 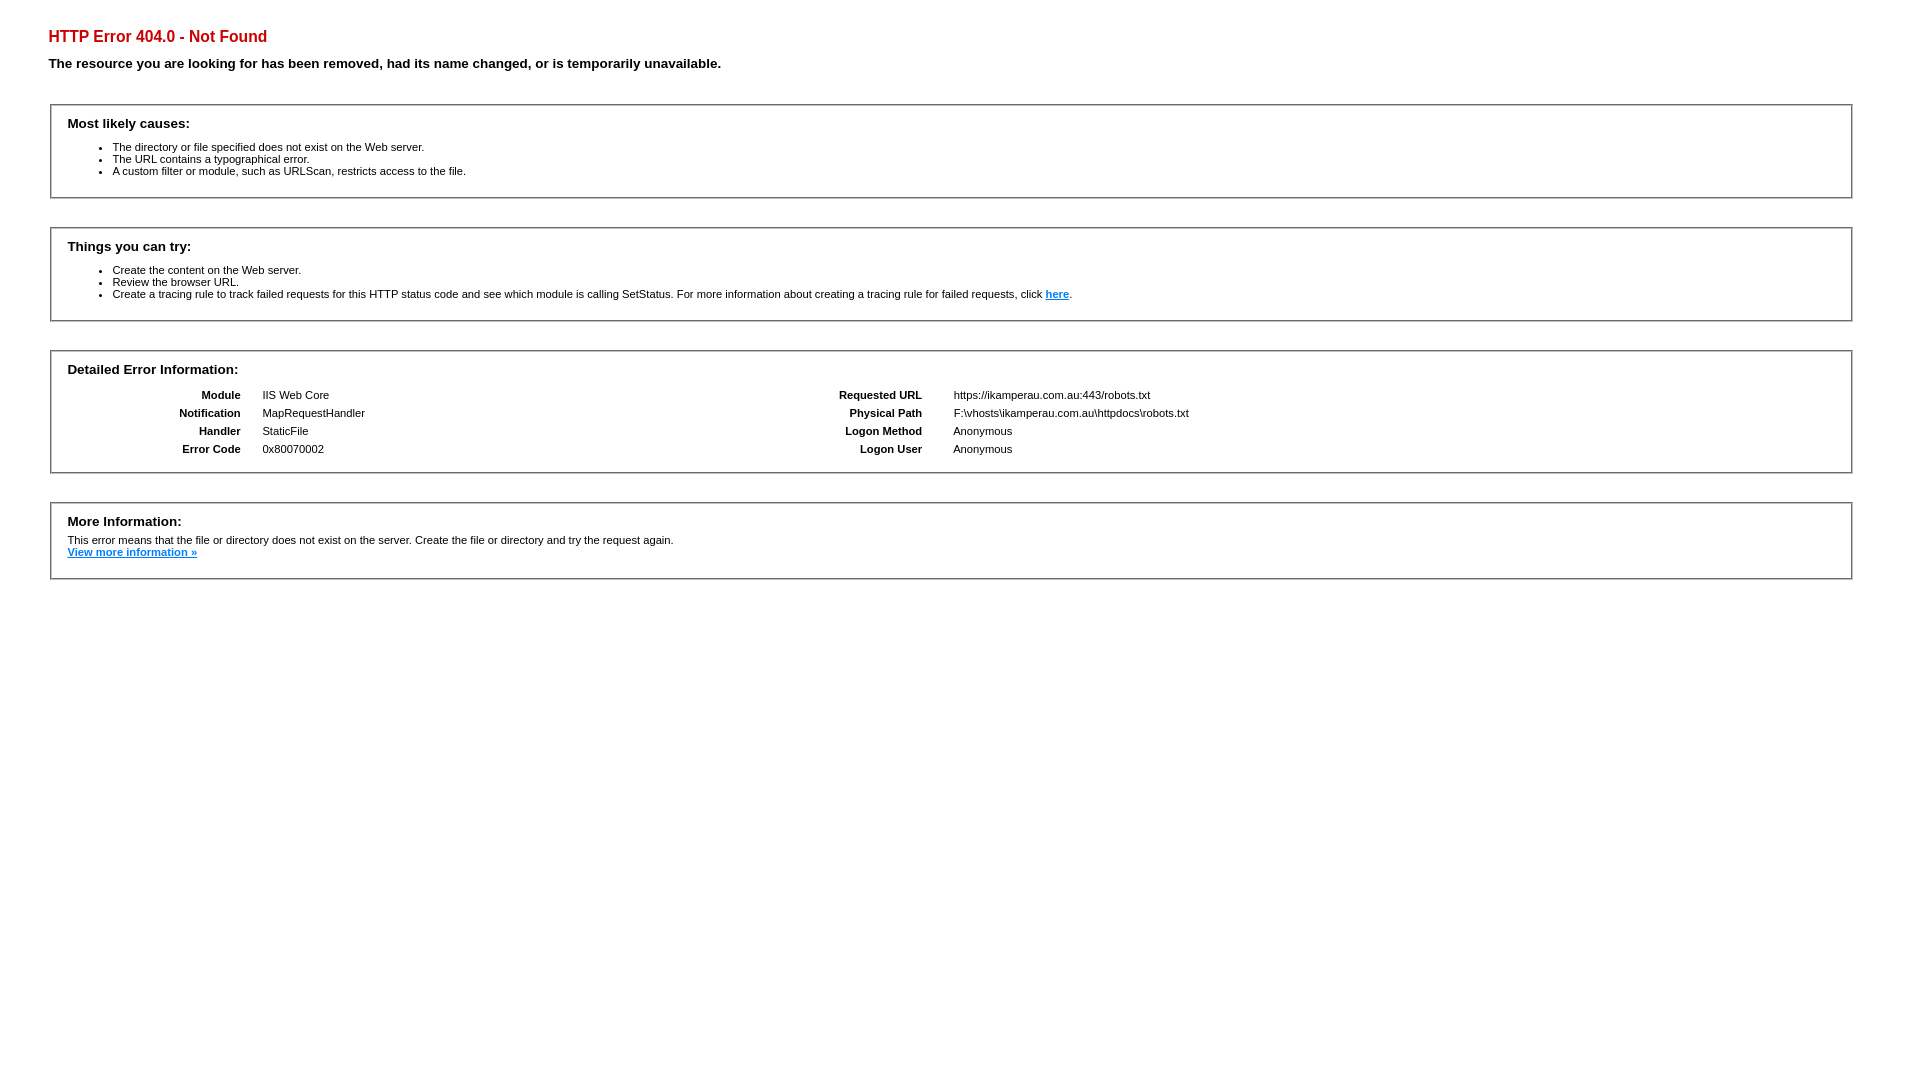 I want to click on 'here', so click(x=1056, y=293).